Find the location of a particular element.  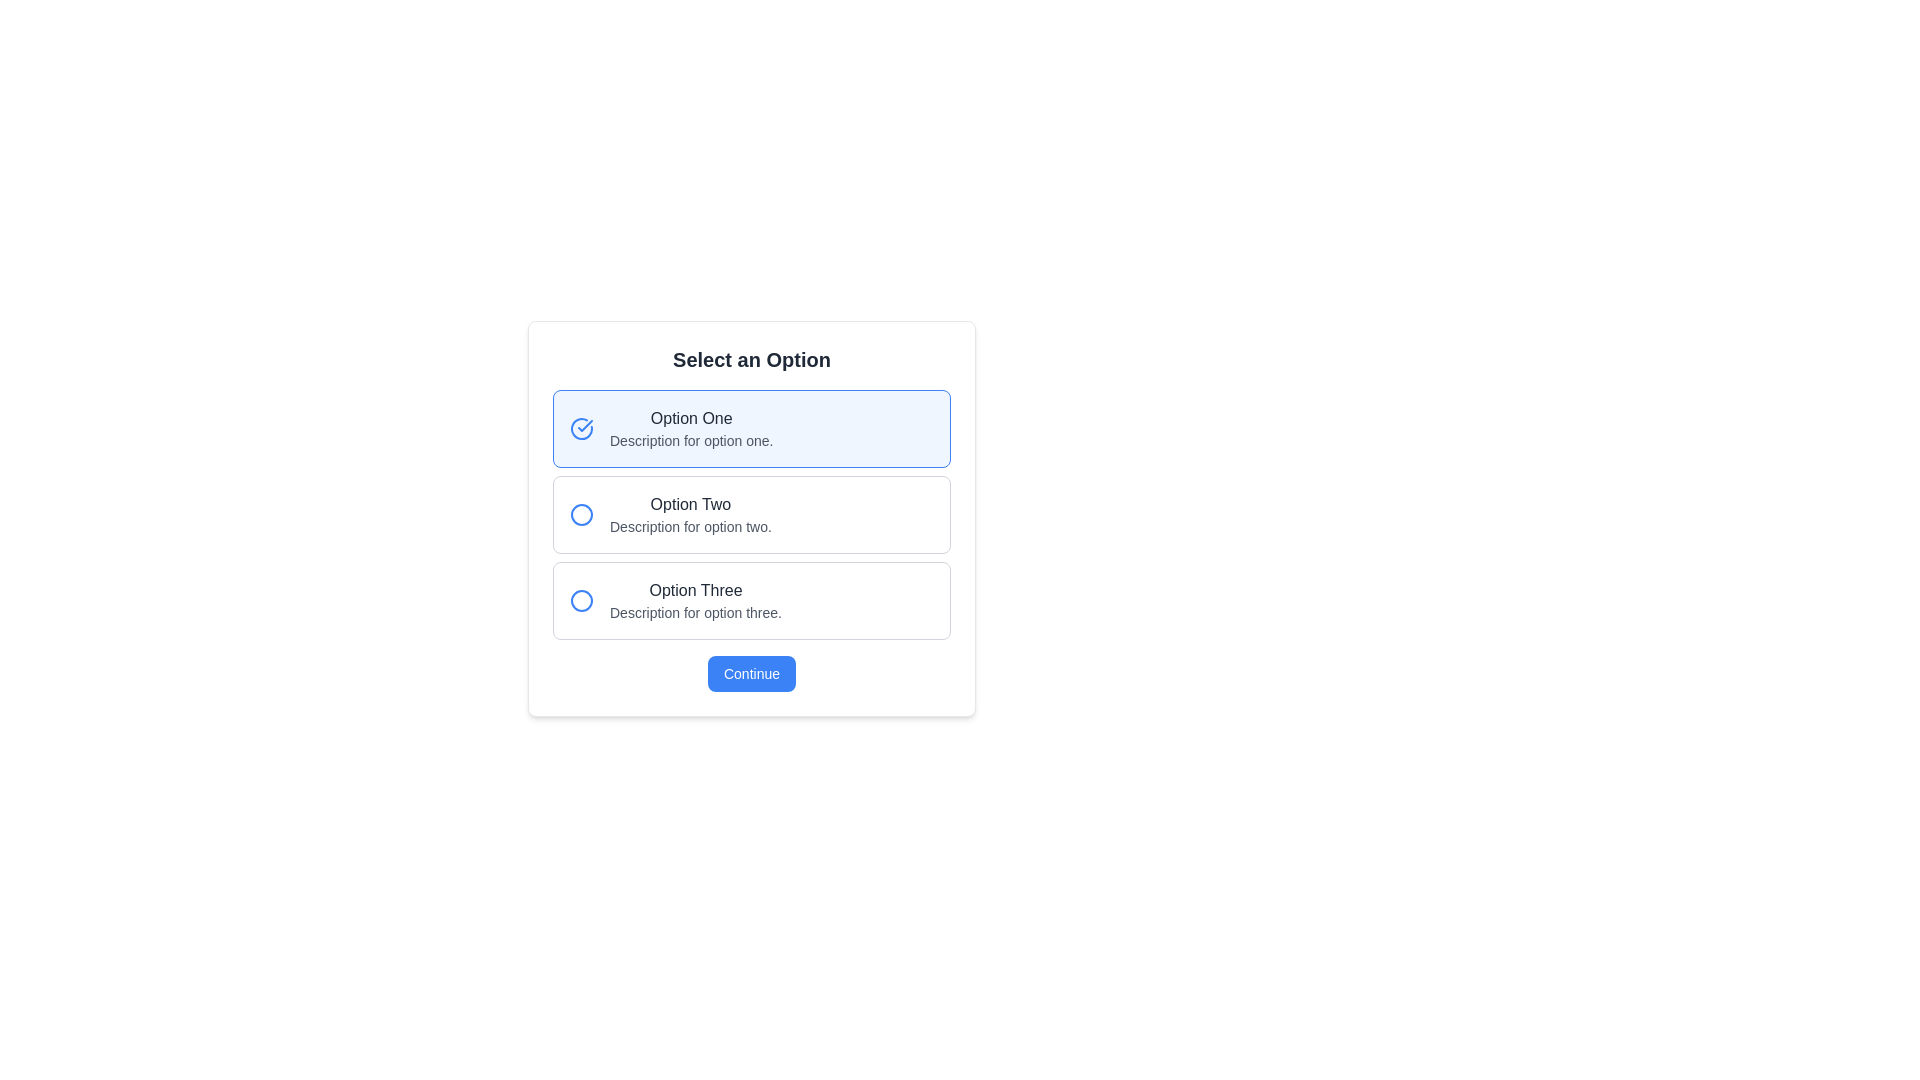

the confirmation button located at the bottom center of the interface to trigger the hover effect is located at coordinates (751, 674).